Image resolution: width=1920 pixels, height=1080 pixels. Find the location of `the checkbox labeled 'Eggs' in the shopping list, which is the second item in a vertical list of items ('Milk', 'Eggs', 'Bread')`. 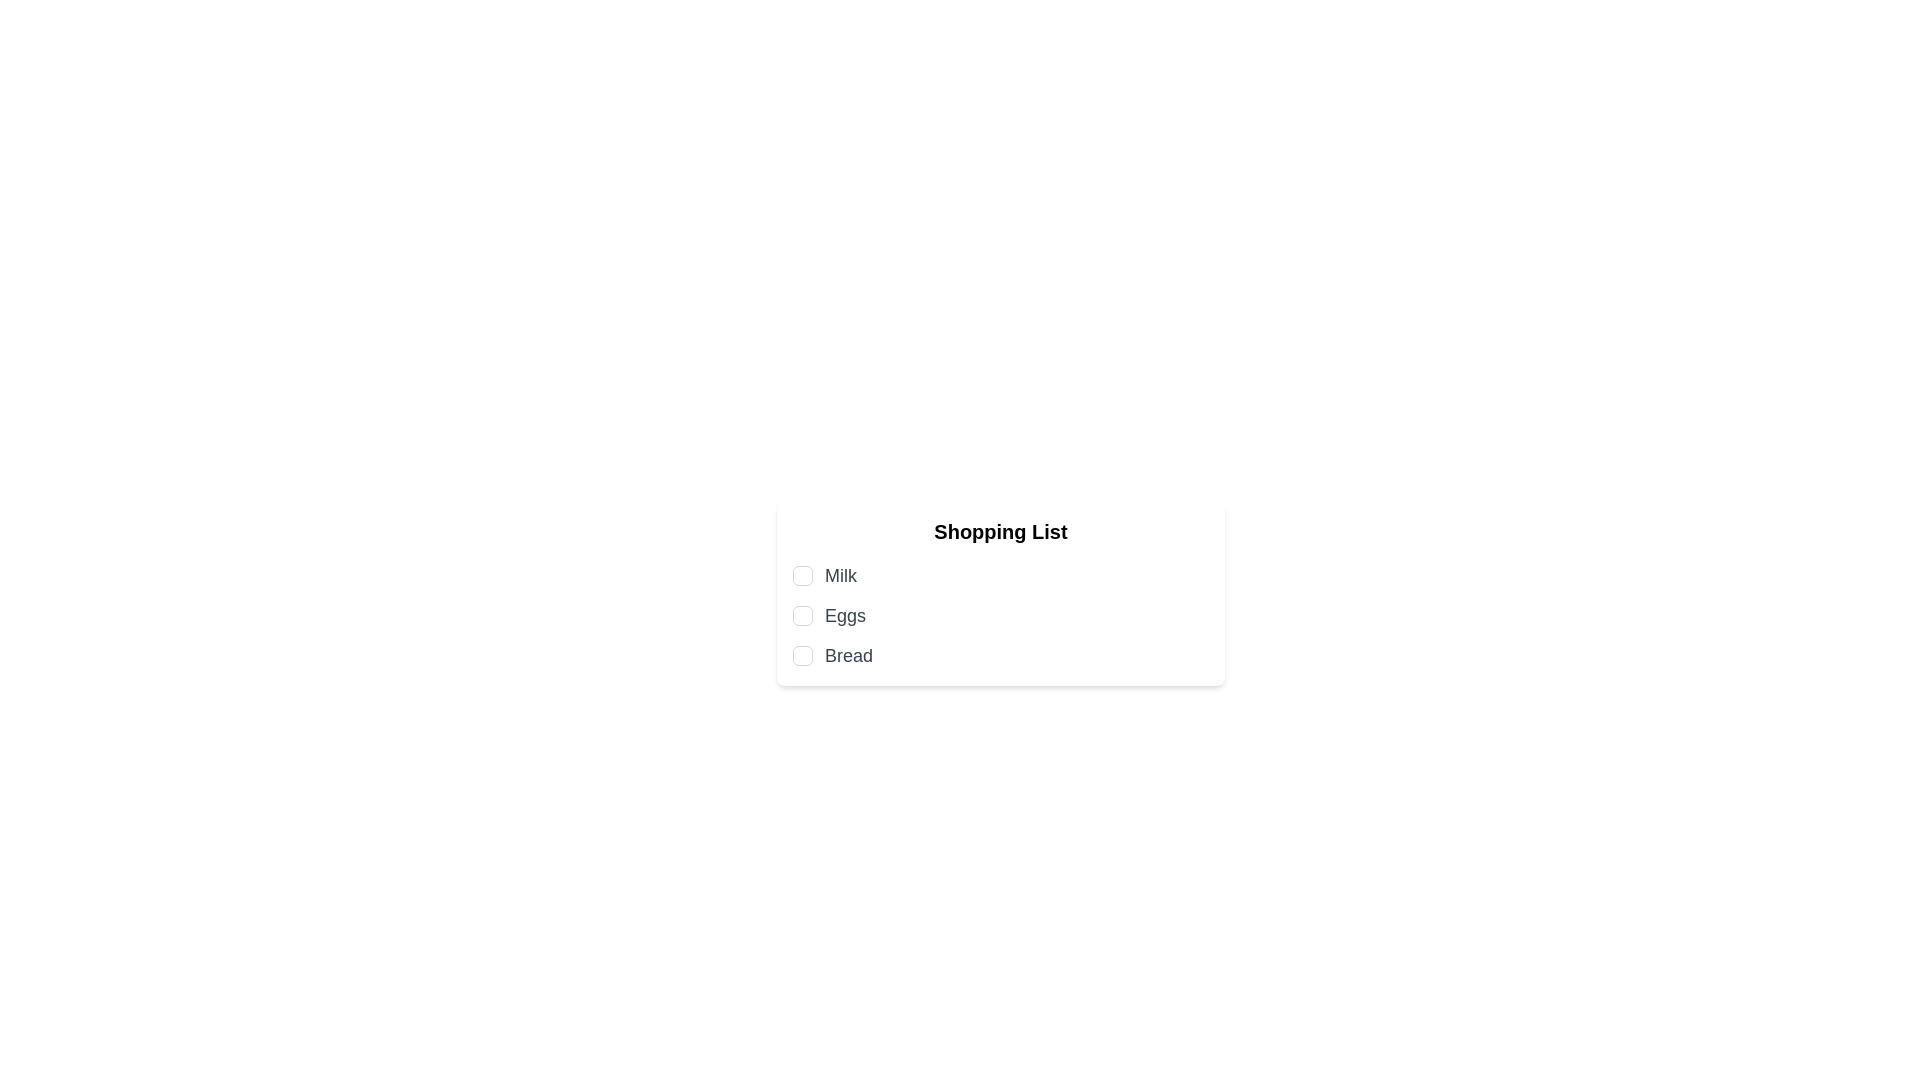

the checkbox labeled 'Eggs' in the shopping list, which is the second item in a vertical list of items ('Milk', 'Eggs', 'Bread') is located at coordinates (1001, 615).